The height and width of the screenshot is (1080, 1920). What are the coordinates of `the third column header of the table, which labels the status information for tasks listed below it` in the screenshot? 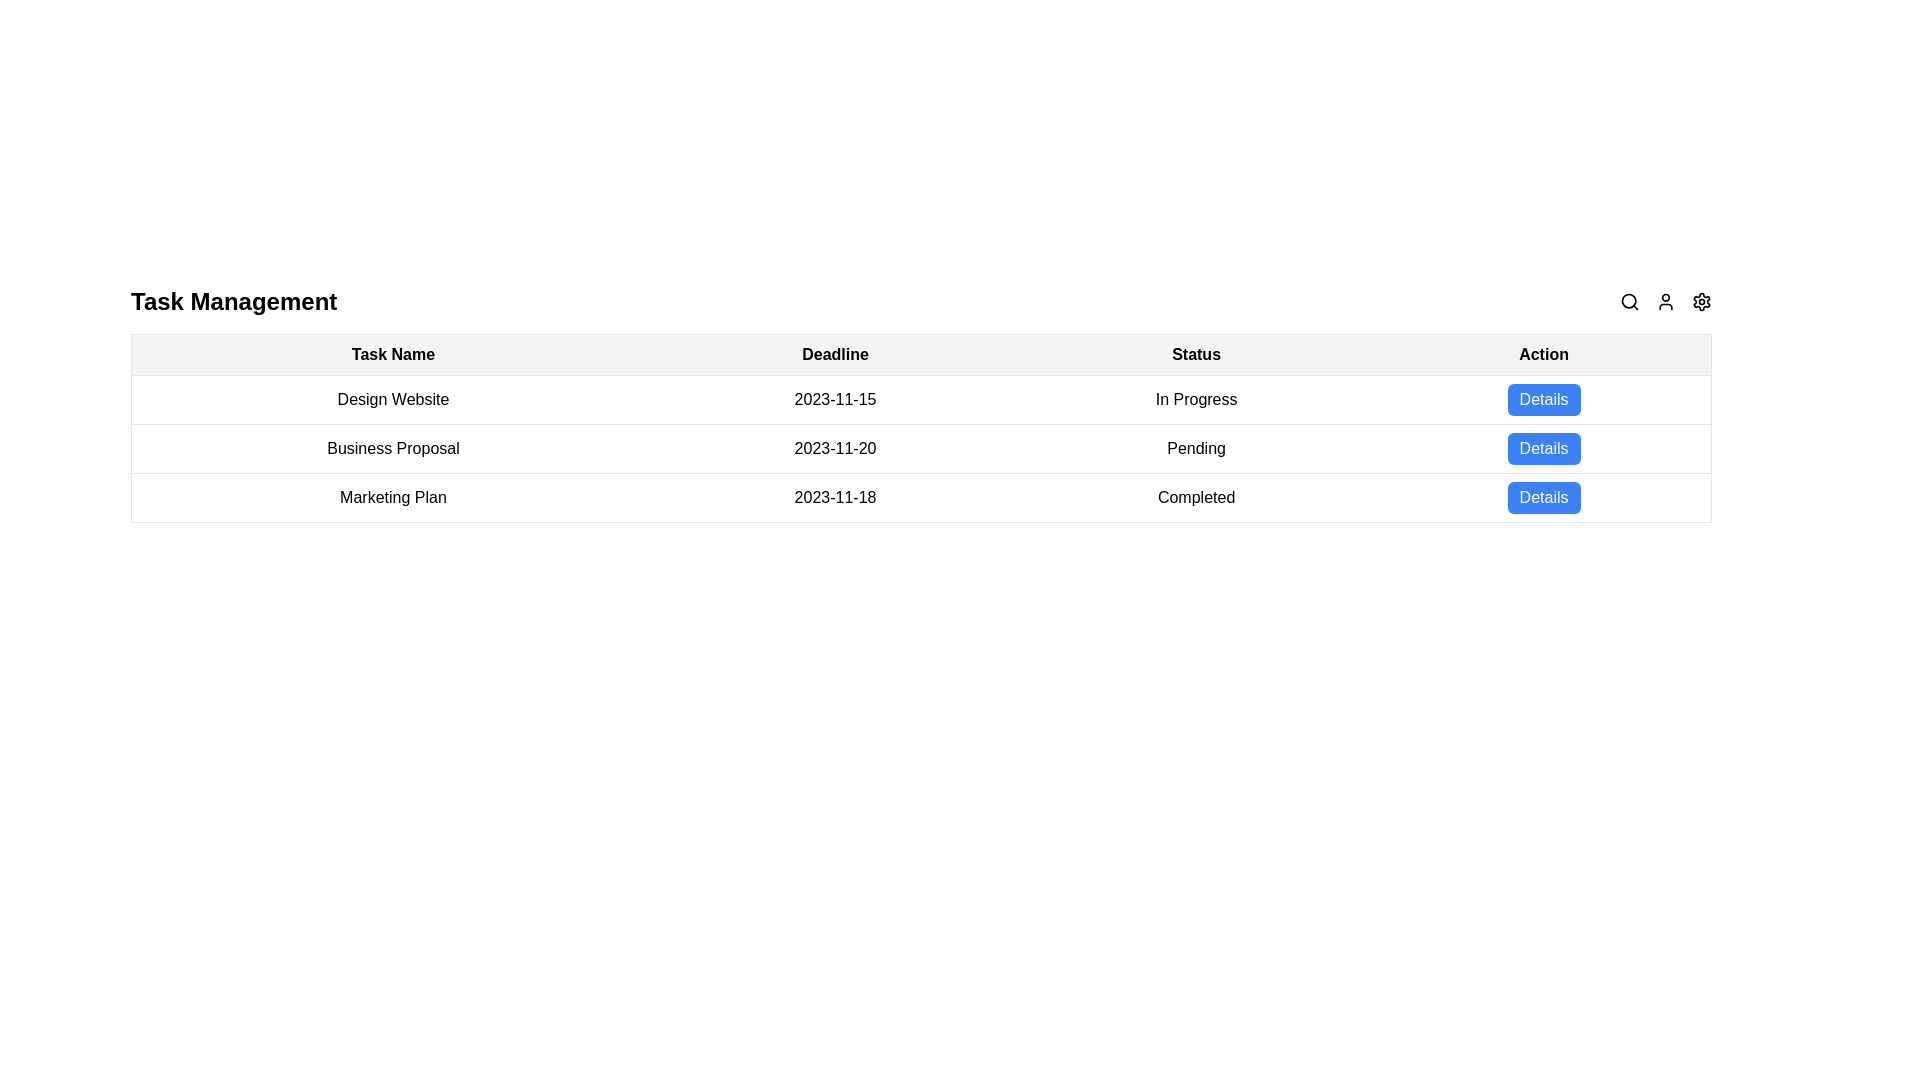 It's located at (1196, 353).